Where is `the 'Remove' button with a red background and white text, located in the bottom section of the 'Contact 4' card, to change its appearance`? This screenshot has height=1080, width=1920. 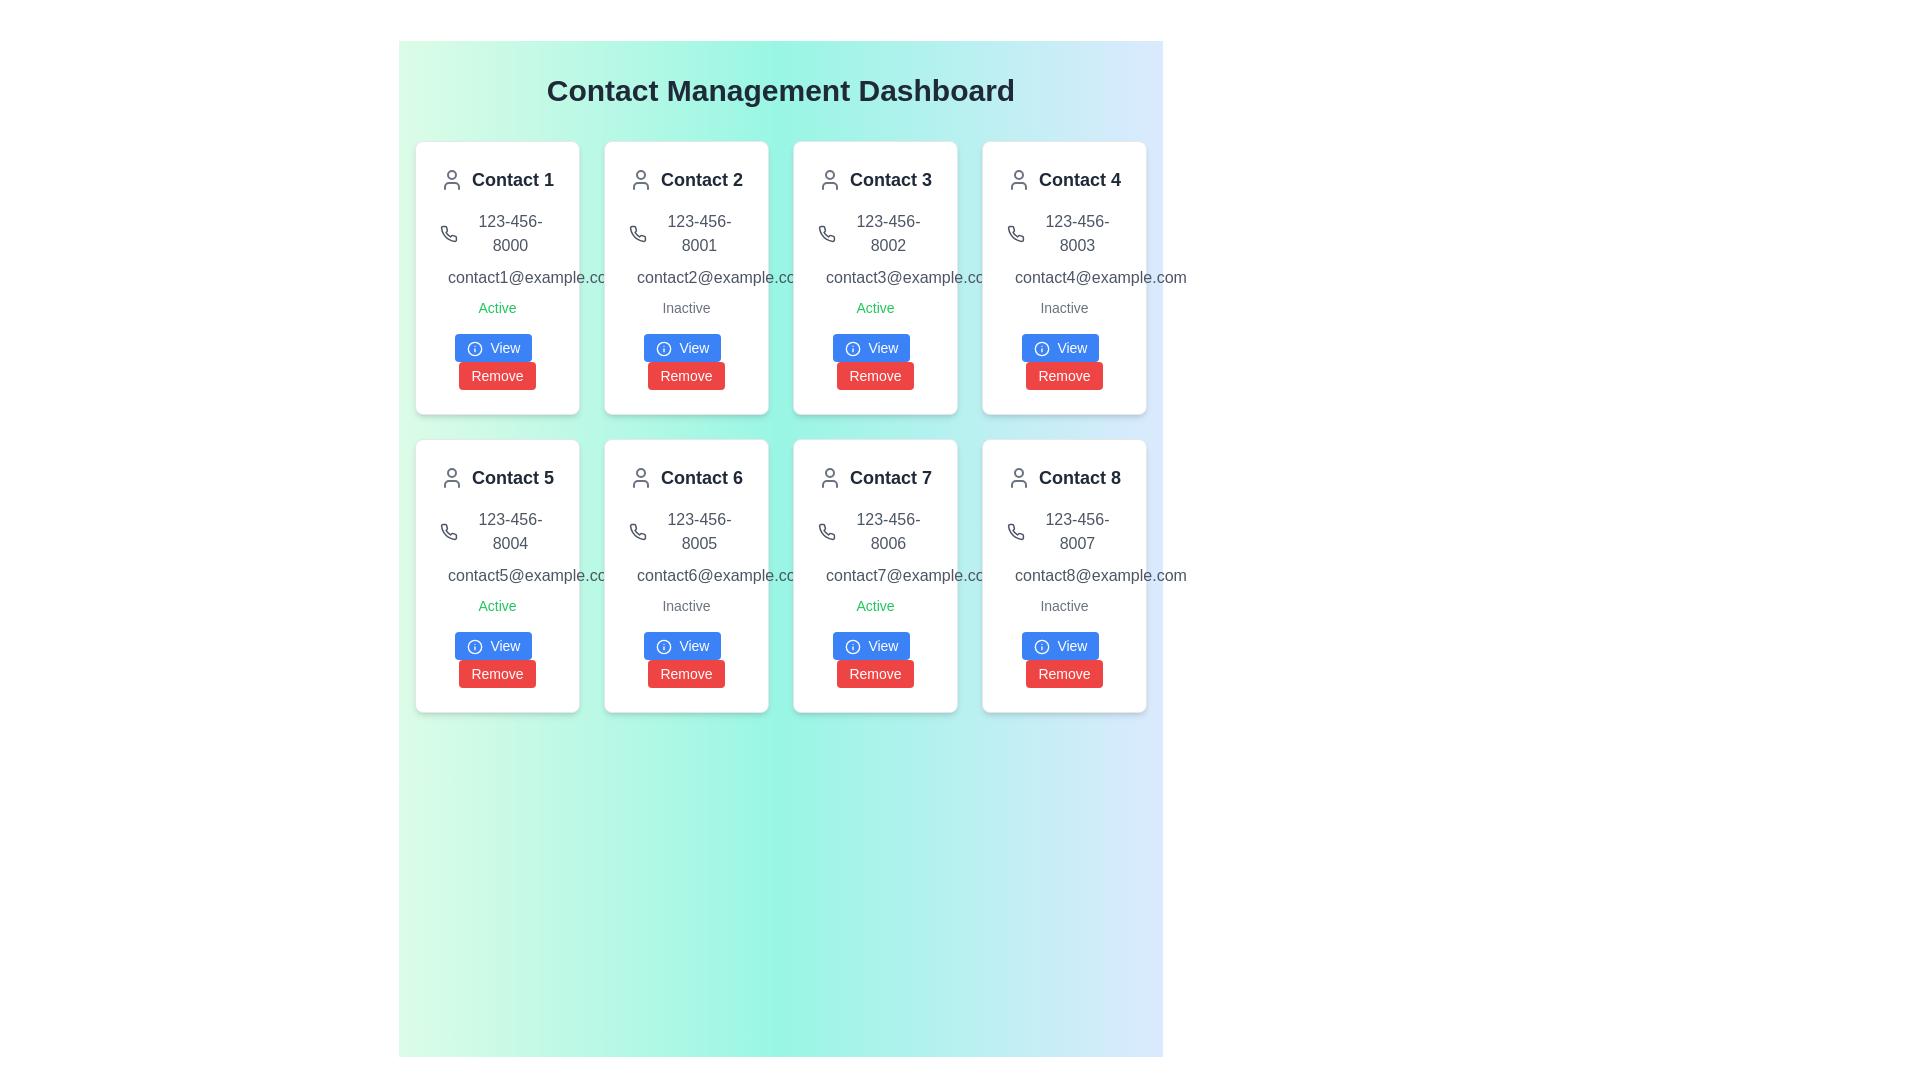 the 'Remove' button with a red background and white text, located in the bottom section of the 'Contact 4' card, to change its appearance is located at coordinates (1063, 375).